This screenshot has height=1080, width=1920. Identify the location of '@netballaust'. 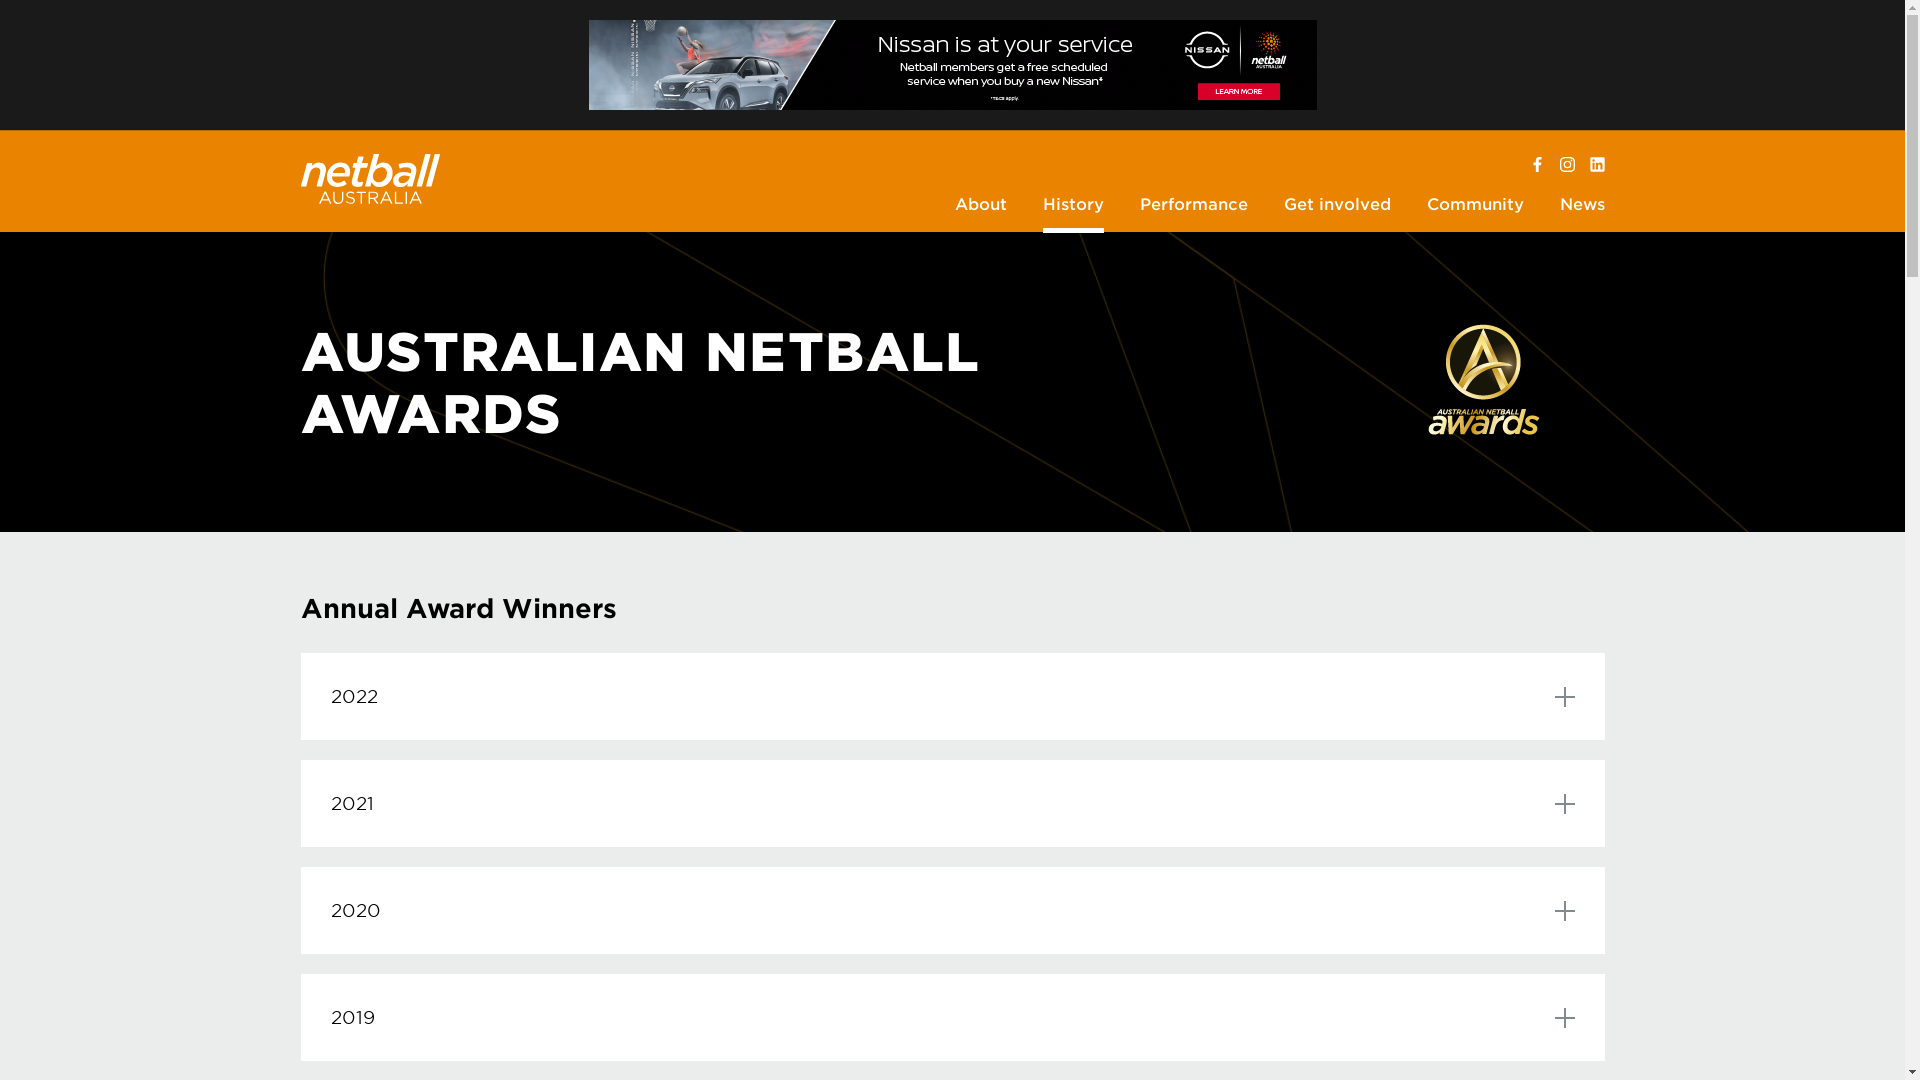
(1566, 164).